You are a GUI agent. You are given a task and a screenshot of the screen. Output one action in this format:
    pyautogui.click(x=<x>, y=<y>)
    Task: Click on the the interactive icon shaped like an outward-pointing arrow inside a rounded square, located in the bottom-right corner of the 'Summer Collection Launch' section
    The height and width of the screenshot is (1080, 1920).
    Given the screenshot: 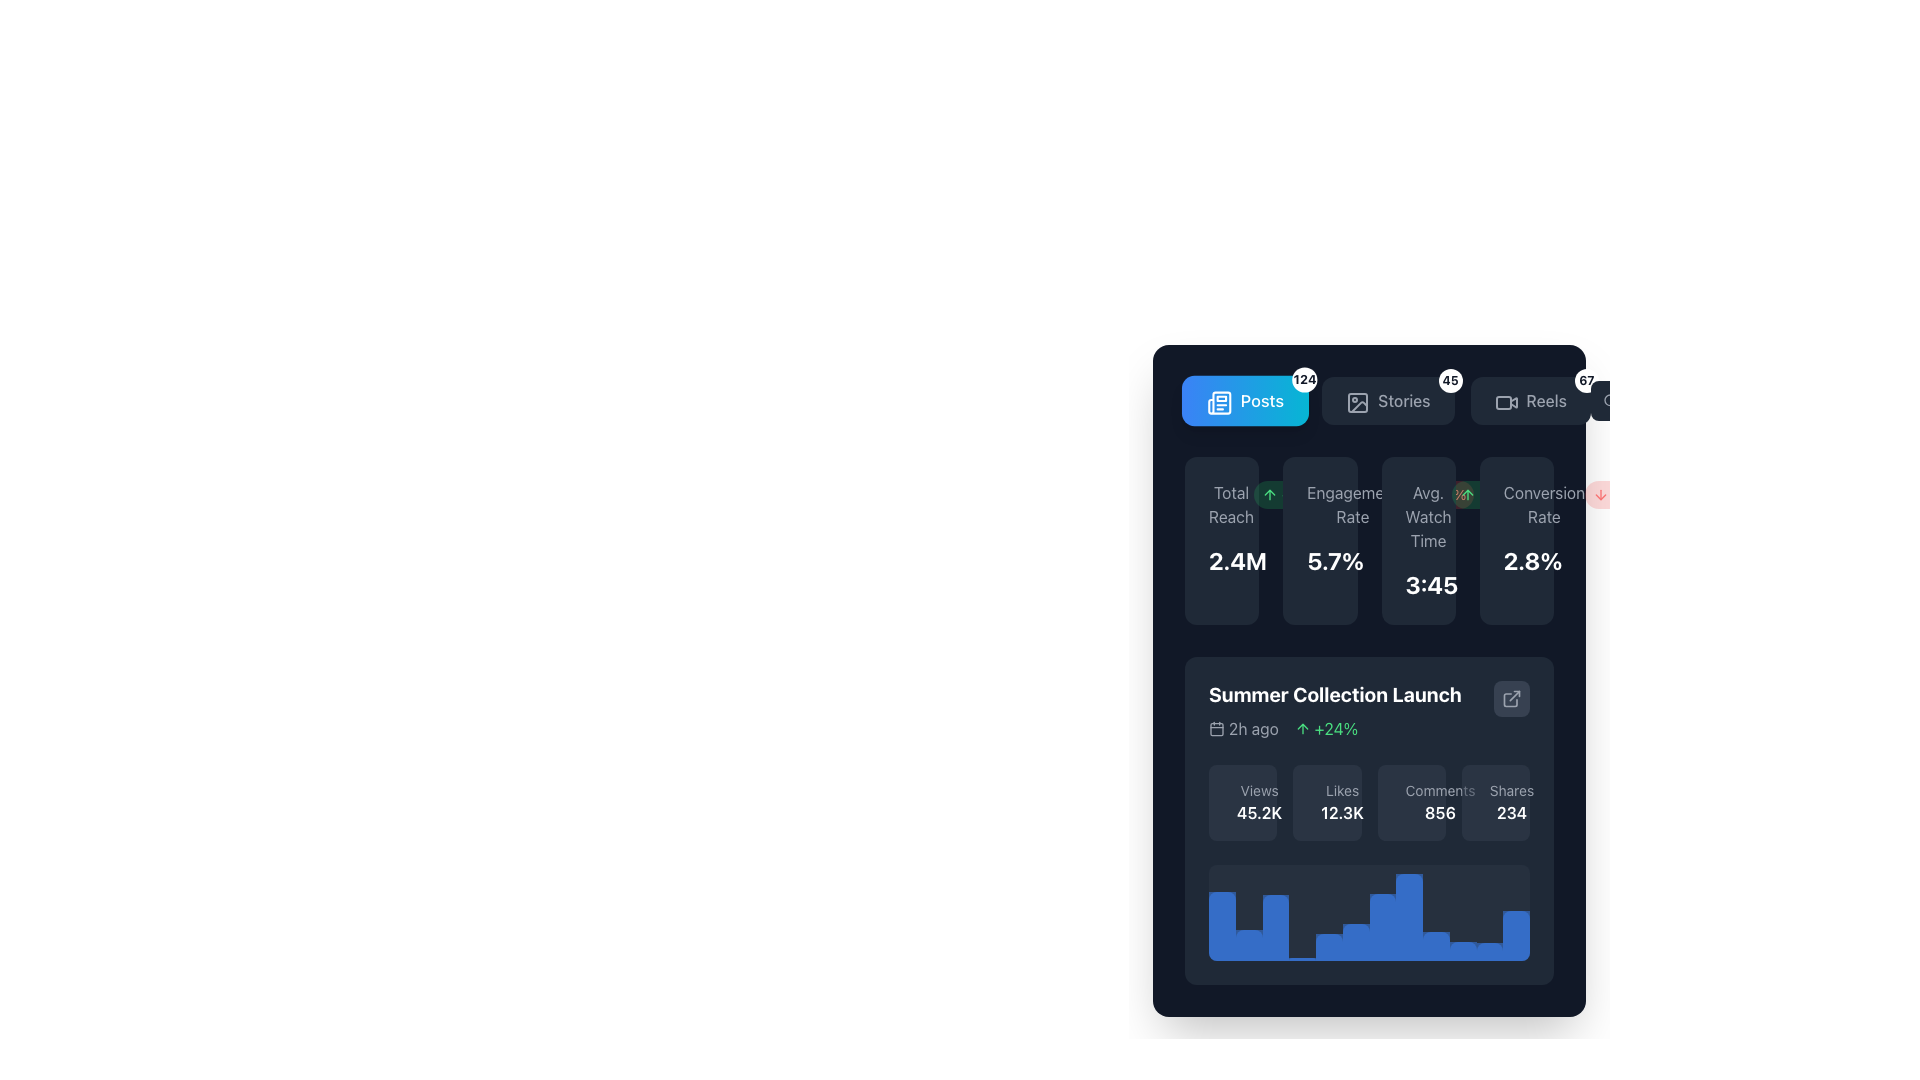 What is the action you would take?
    pyautogui.click(x=1512, y=697)
    